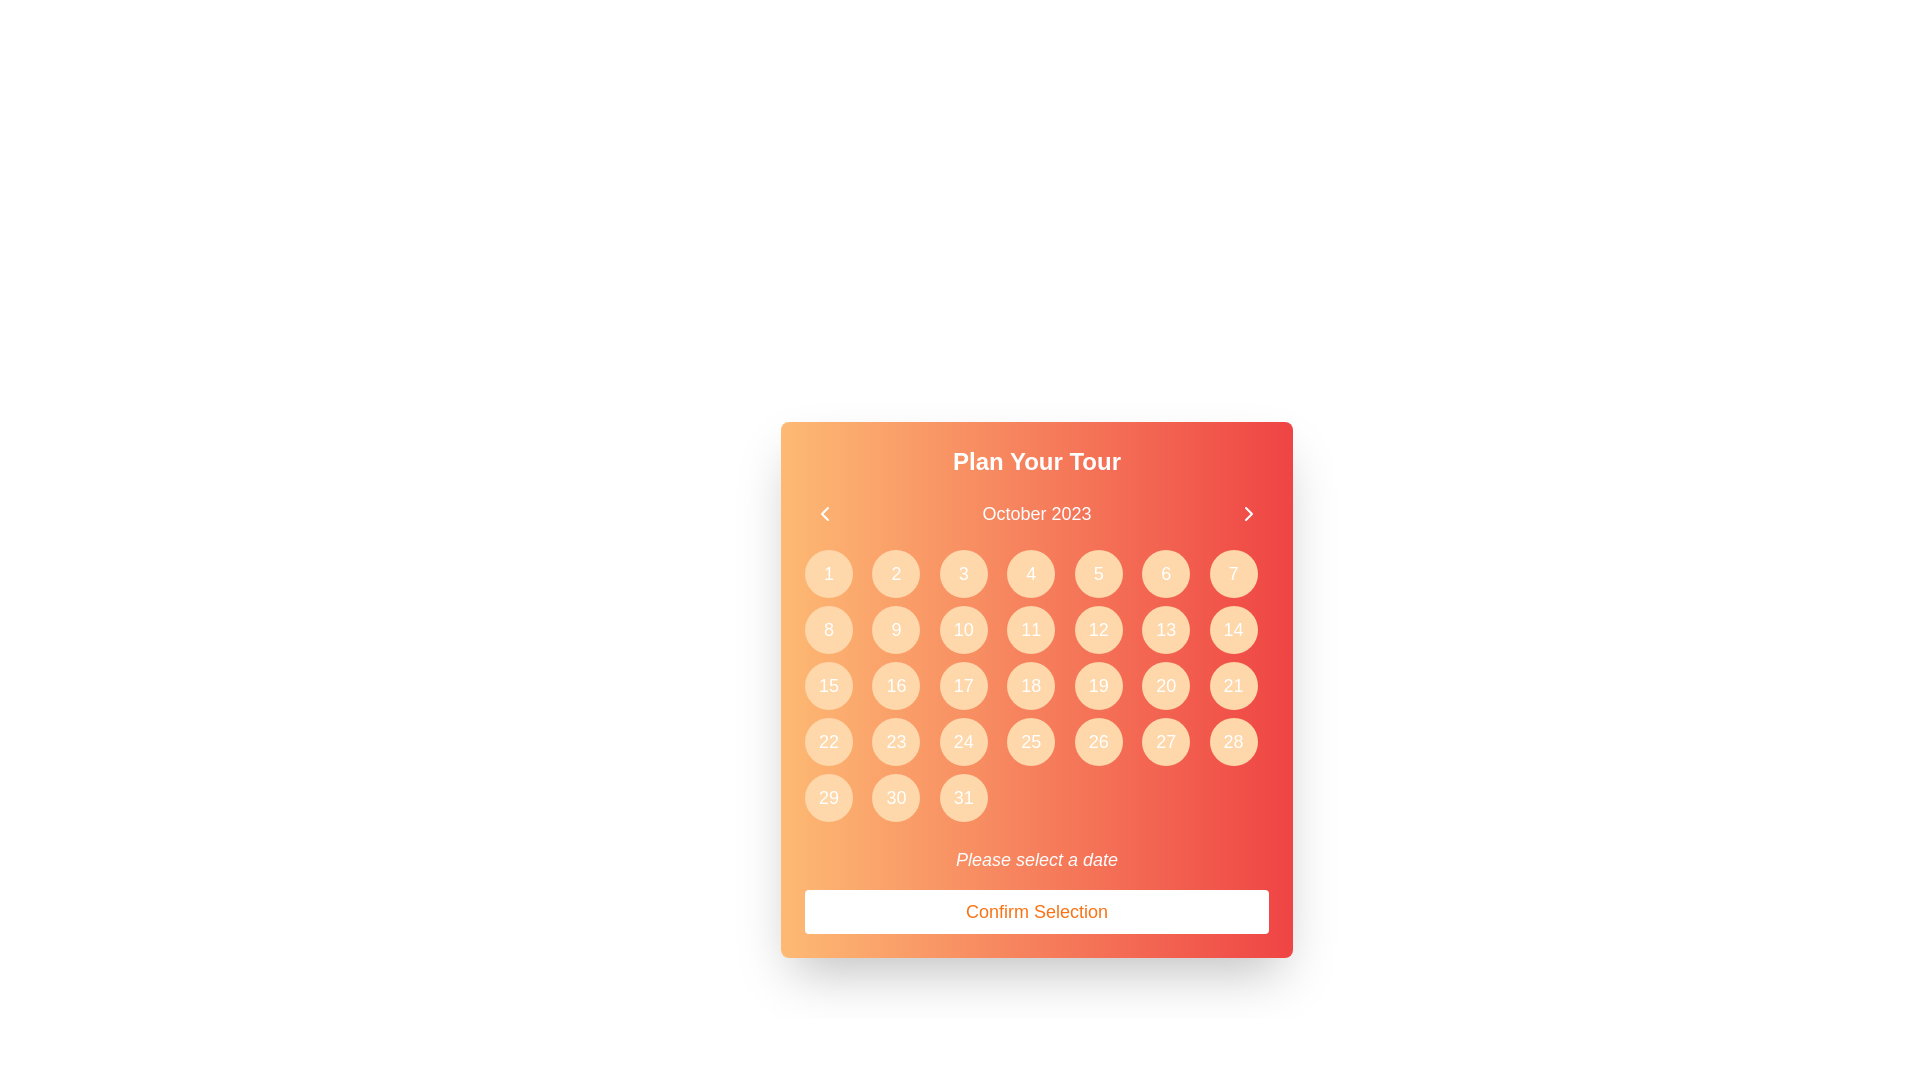 The width and height of the screenshot is (1920, 1080). What do you see at coordinates (829, 628) in the screenshot?
I see `the circular orange button labeled '8' in the grid for potential tooltip or effect display` at bounding box center [829, 628].